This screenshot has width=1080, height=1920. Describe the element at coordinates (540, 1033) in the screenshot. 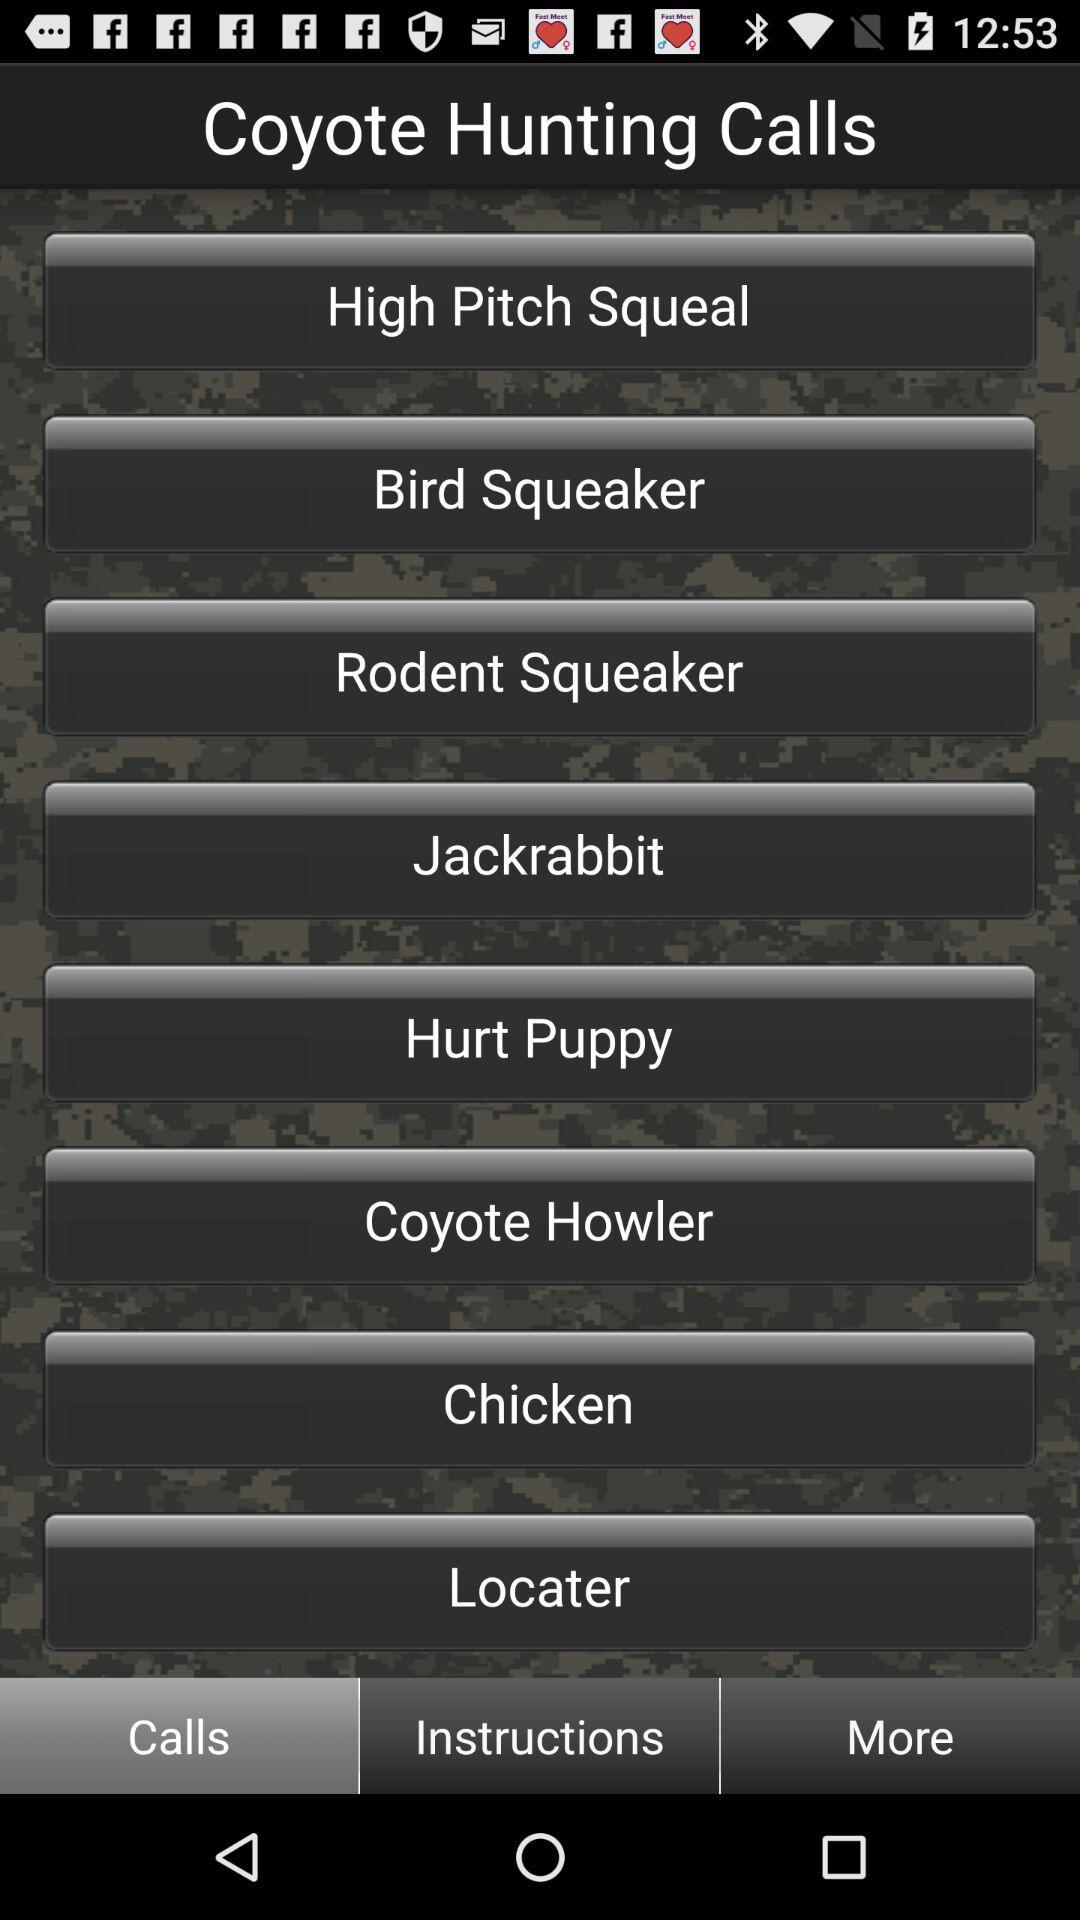

I see `item above coyote howler item` at that location.